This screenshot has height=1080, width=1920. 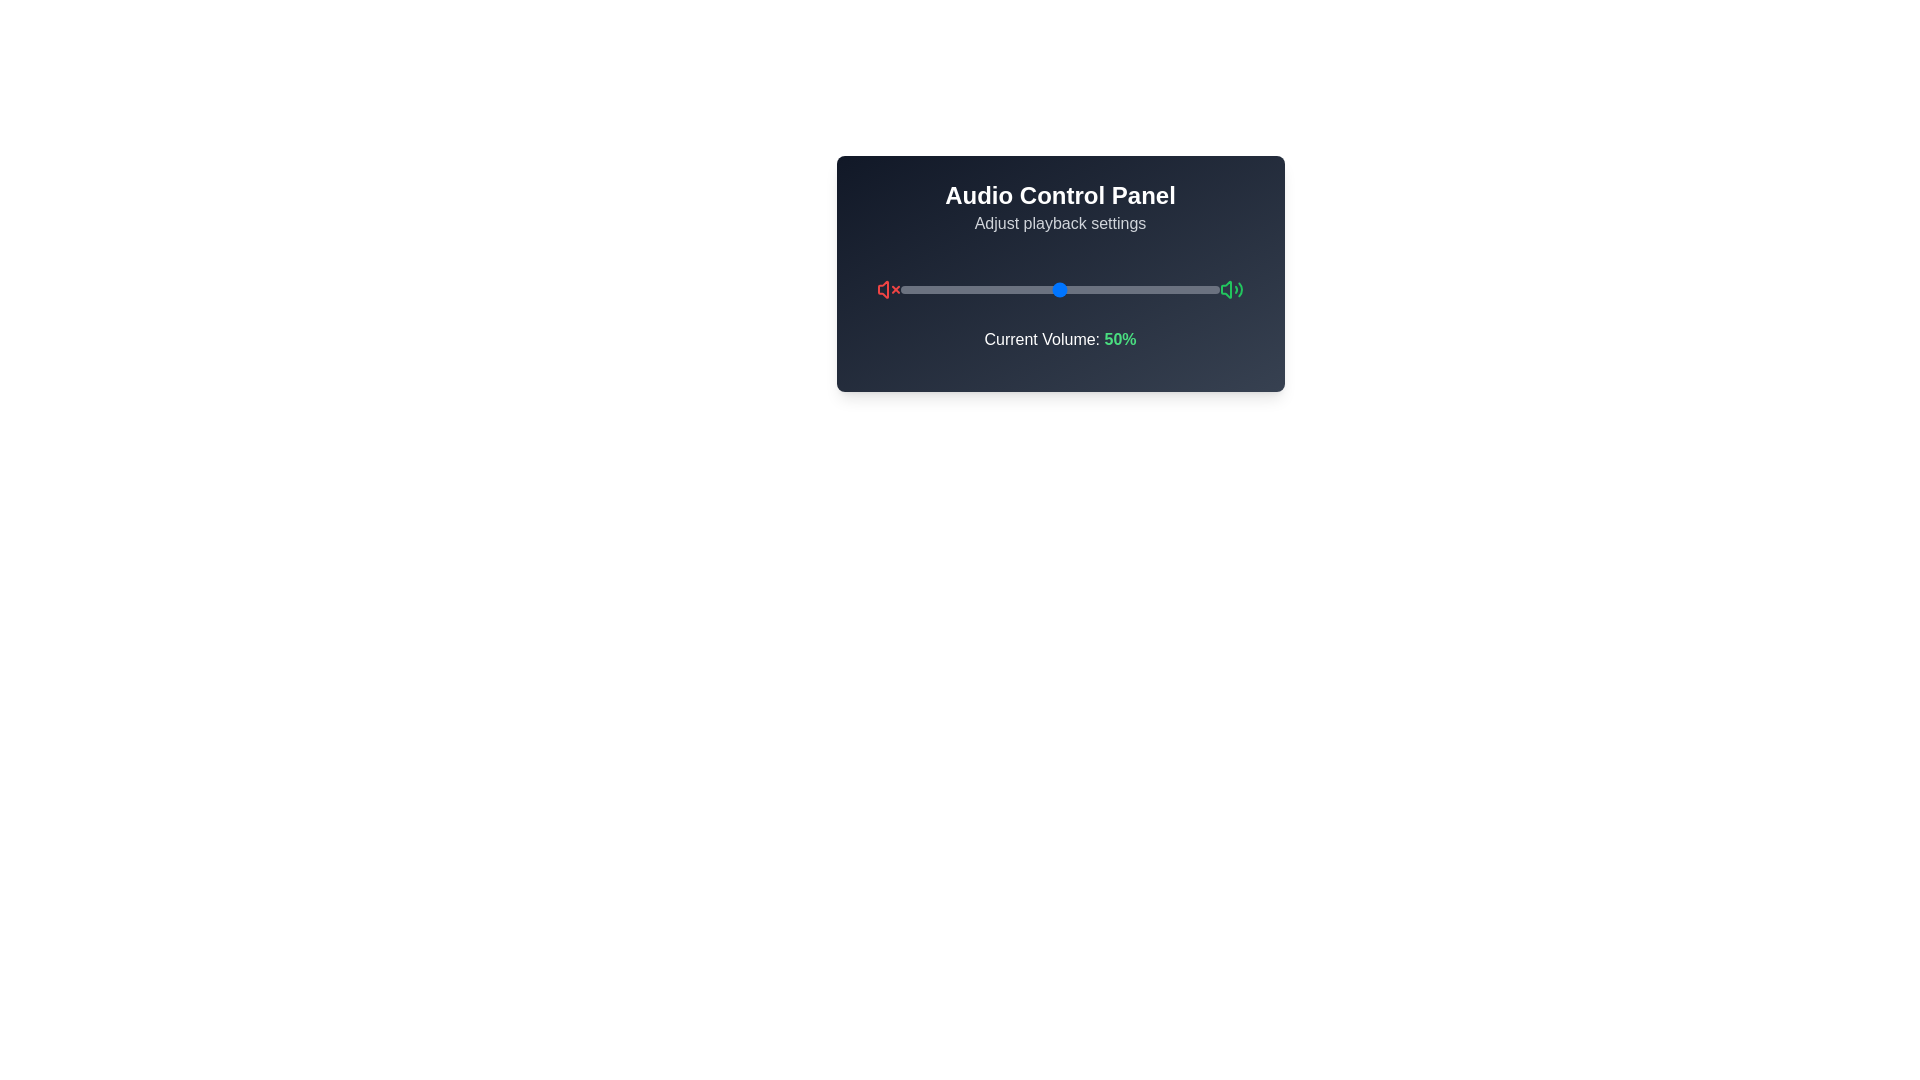 I want to click on the volume slider to set the volume to 45%, so click(x=1043, y=289).